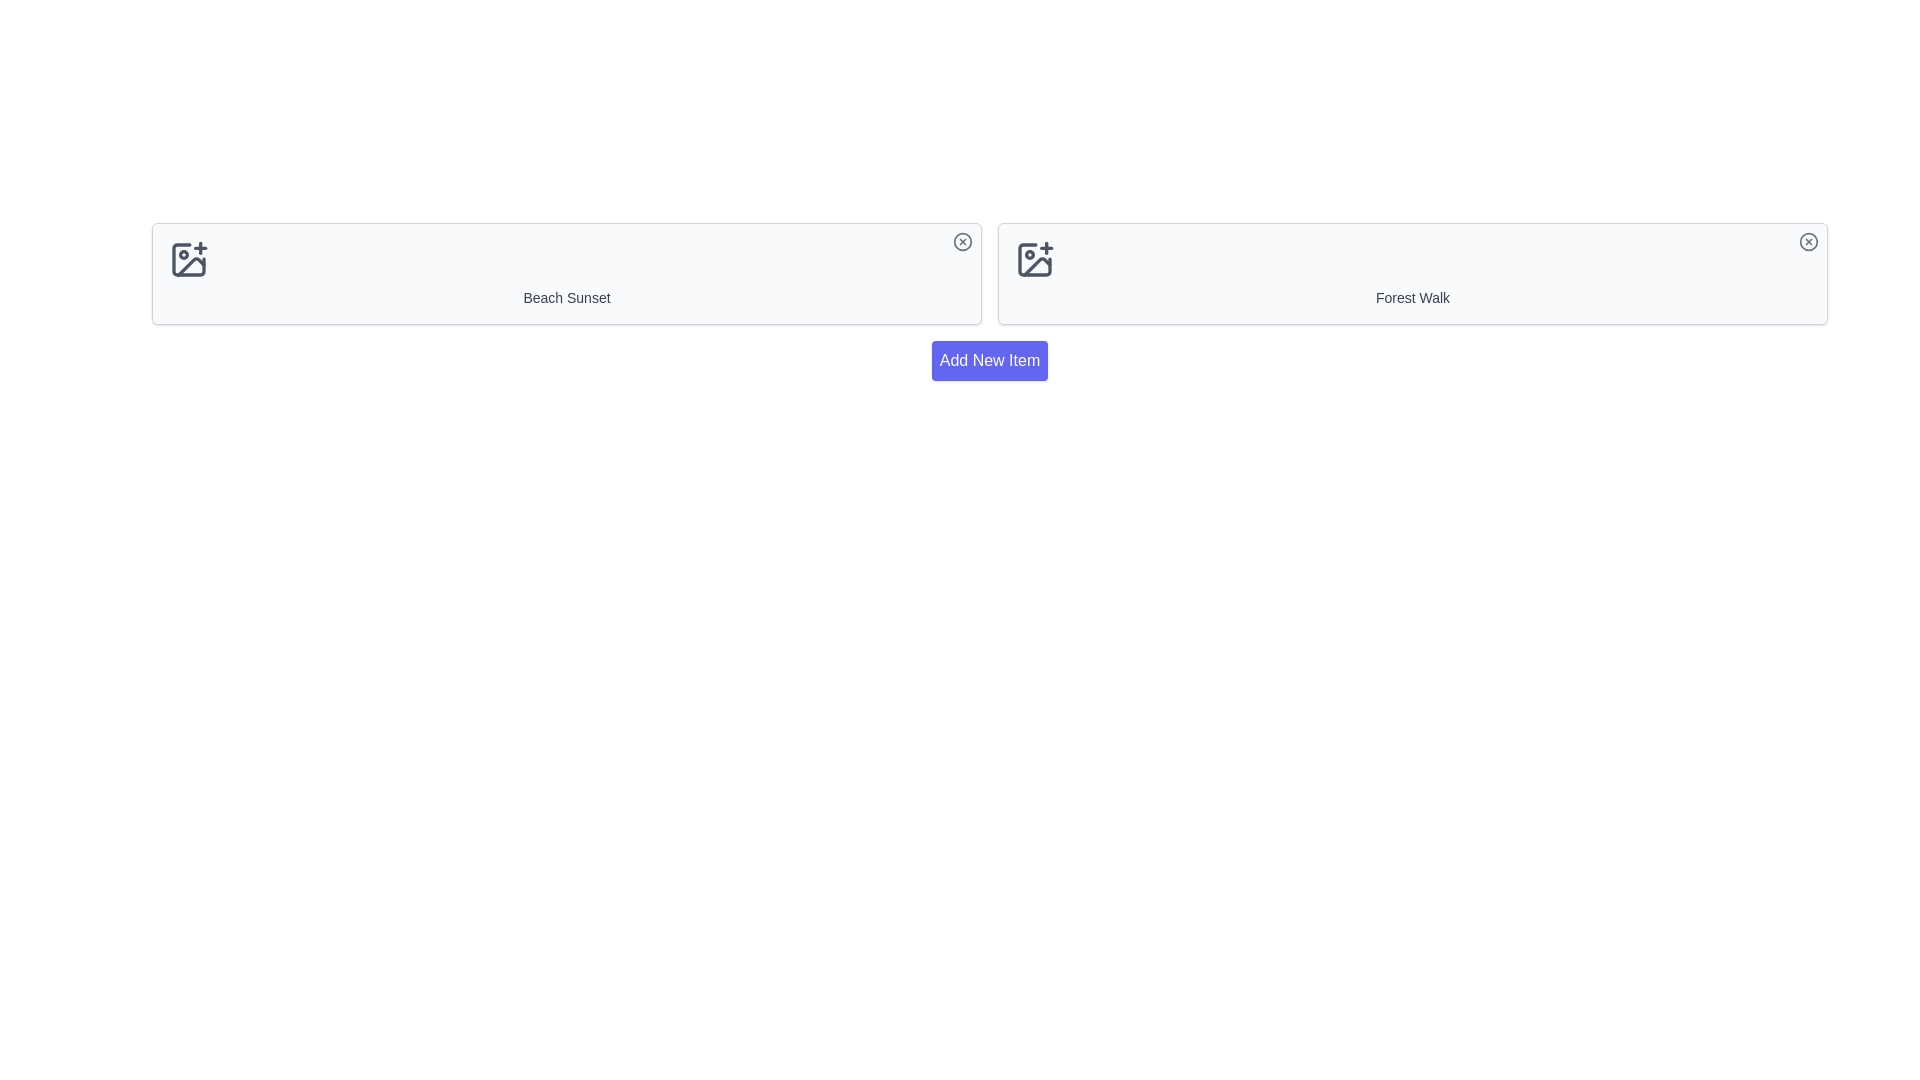 The image size is (1920, 1080). I want to click on the Card component titled 'Beach Sunset', which is the first card in a two-column grid layout, located on the left side, so click(565, 273).